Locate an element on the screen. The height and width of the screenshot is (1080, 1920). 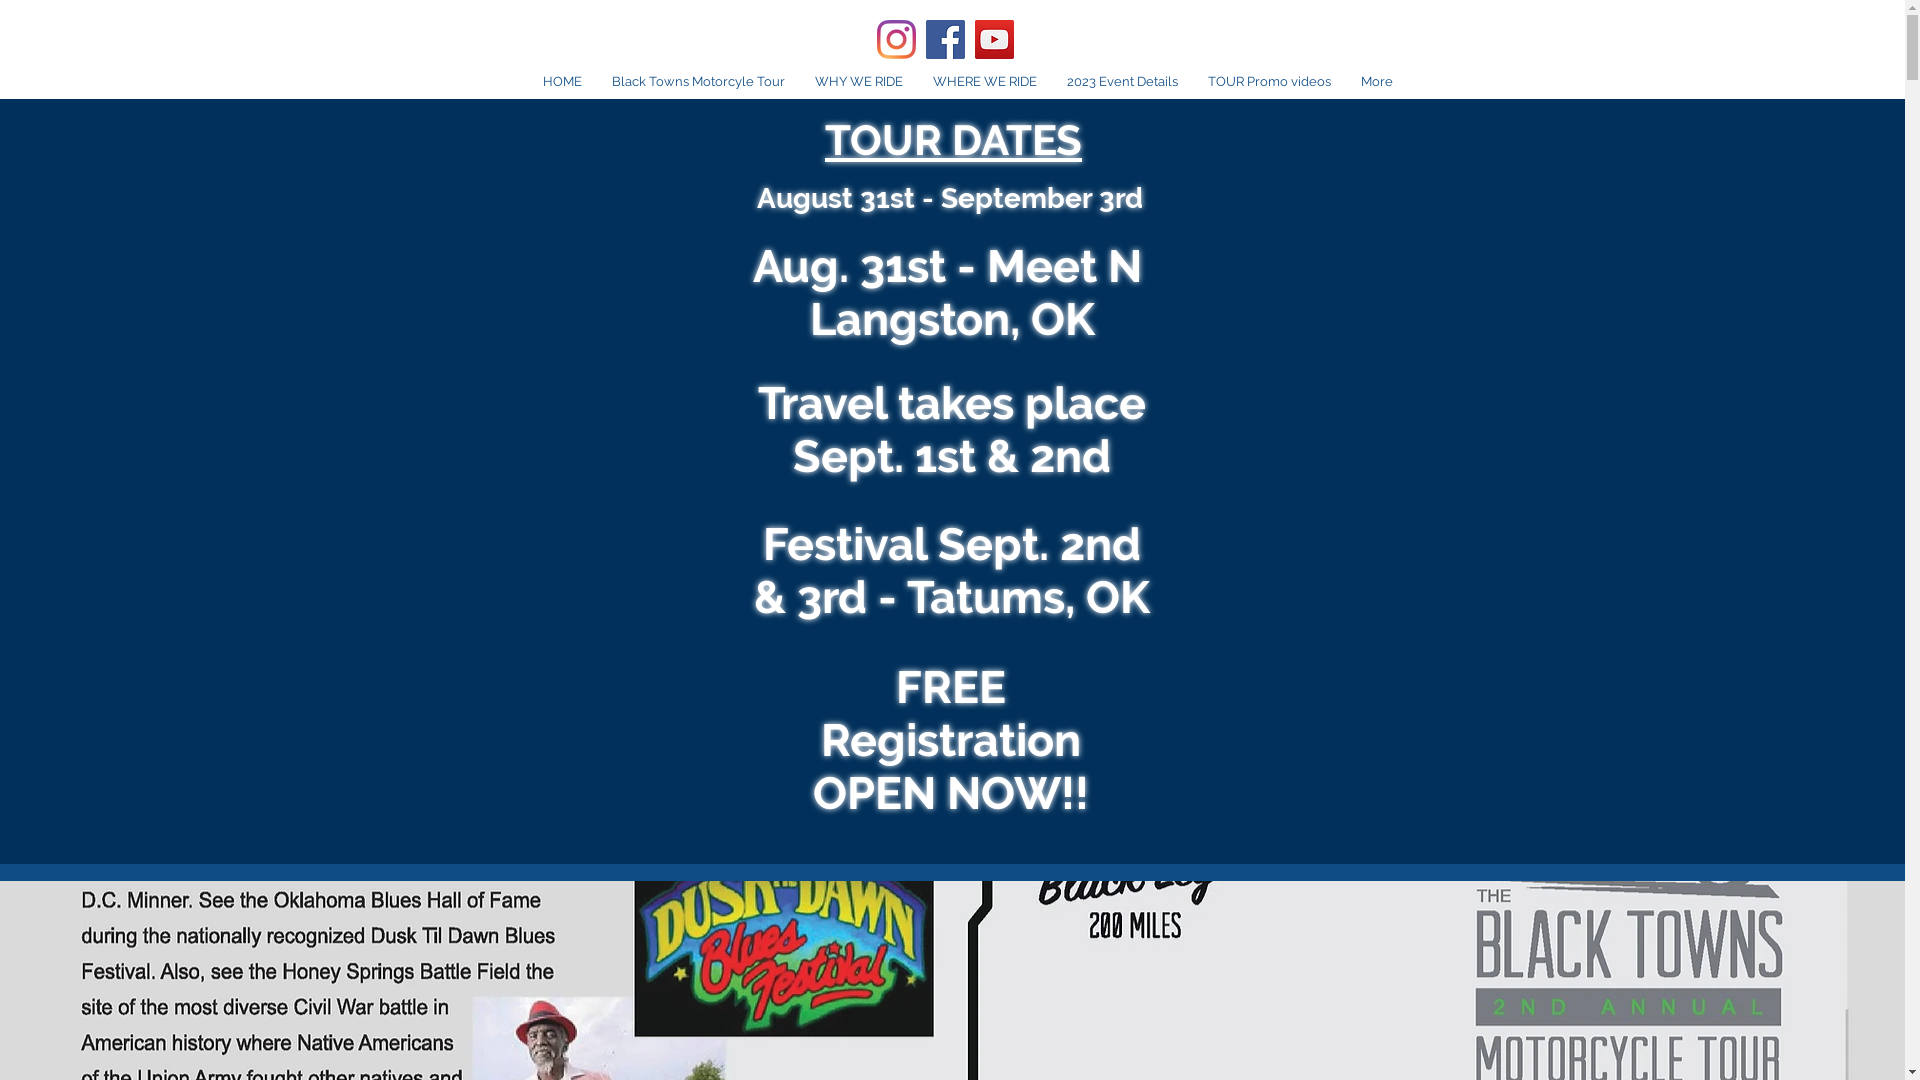
'HOME' is located at coordinates (561, 80).